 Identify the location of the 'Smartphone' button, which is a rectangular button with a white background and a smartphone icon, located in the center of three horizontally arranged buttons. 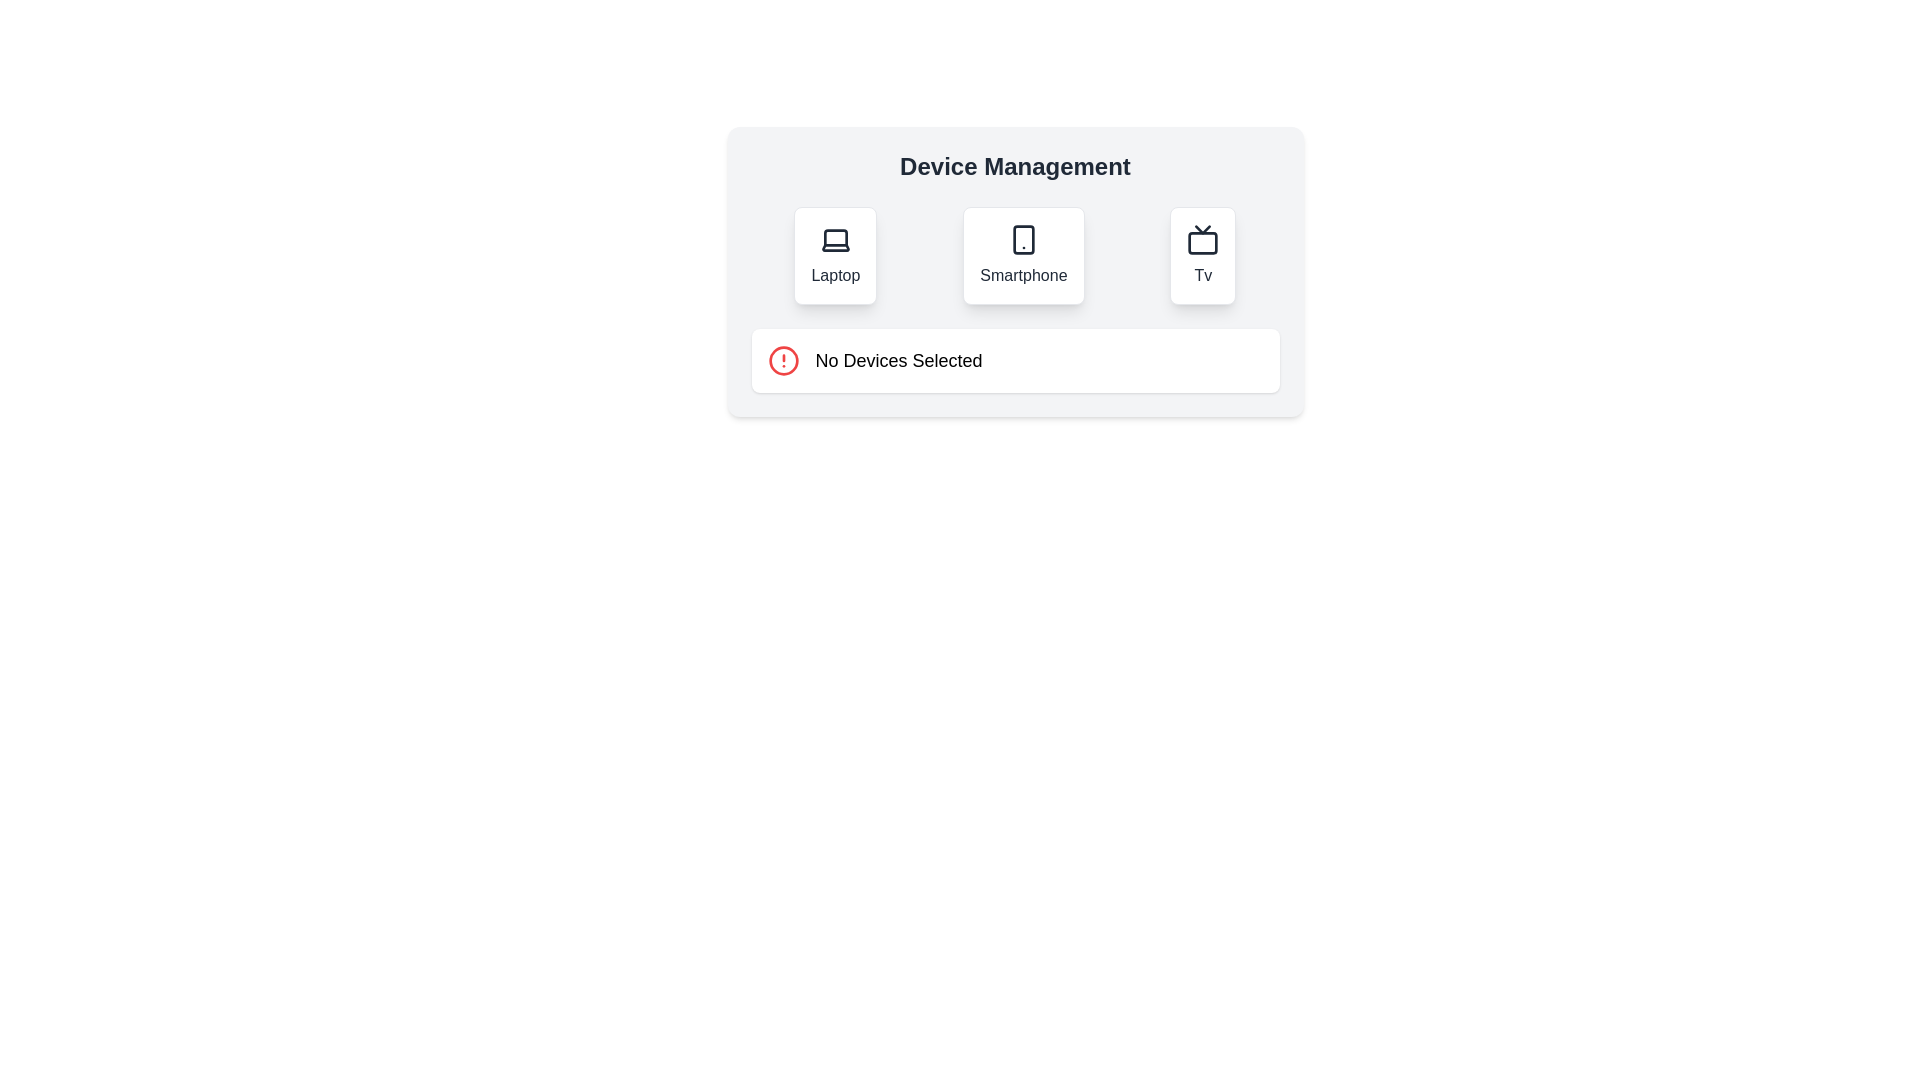
(1023, 254).